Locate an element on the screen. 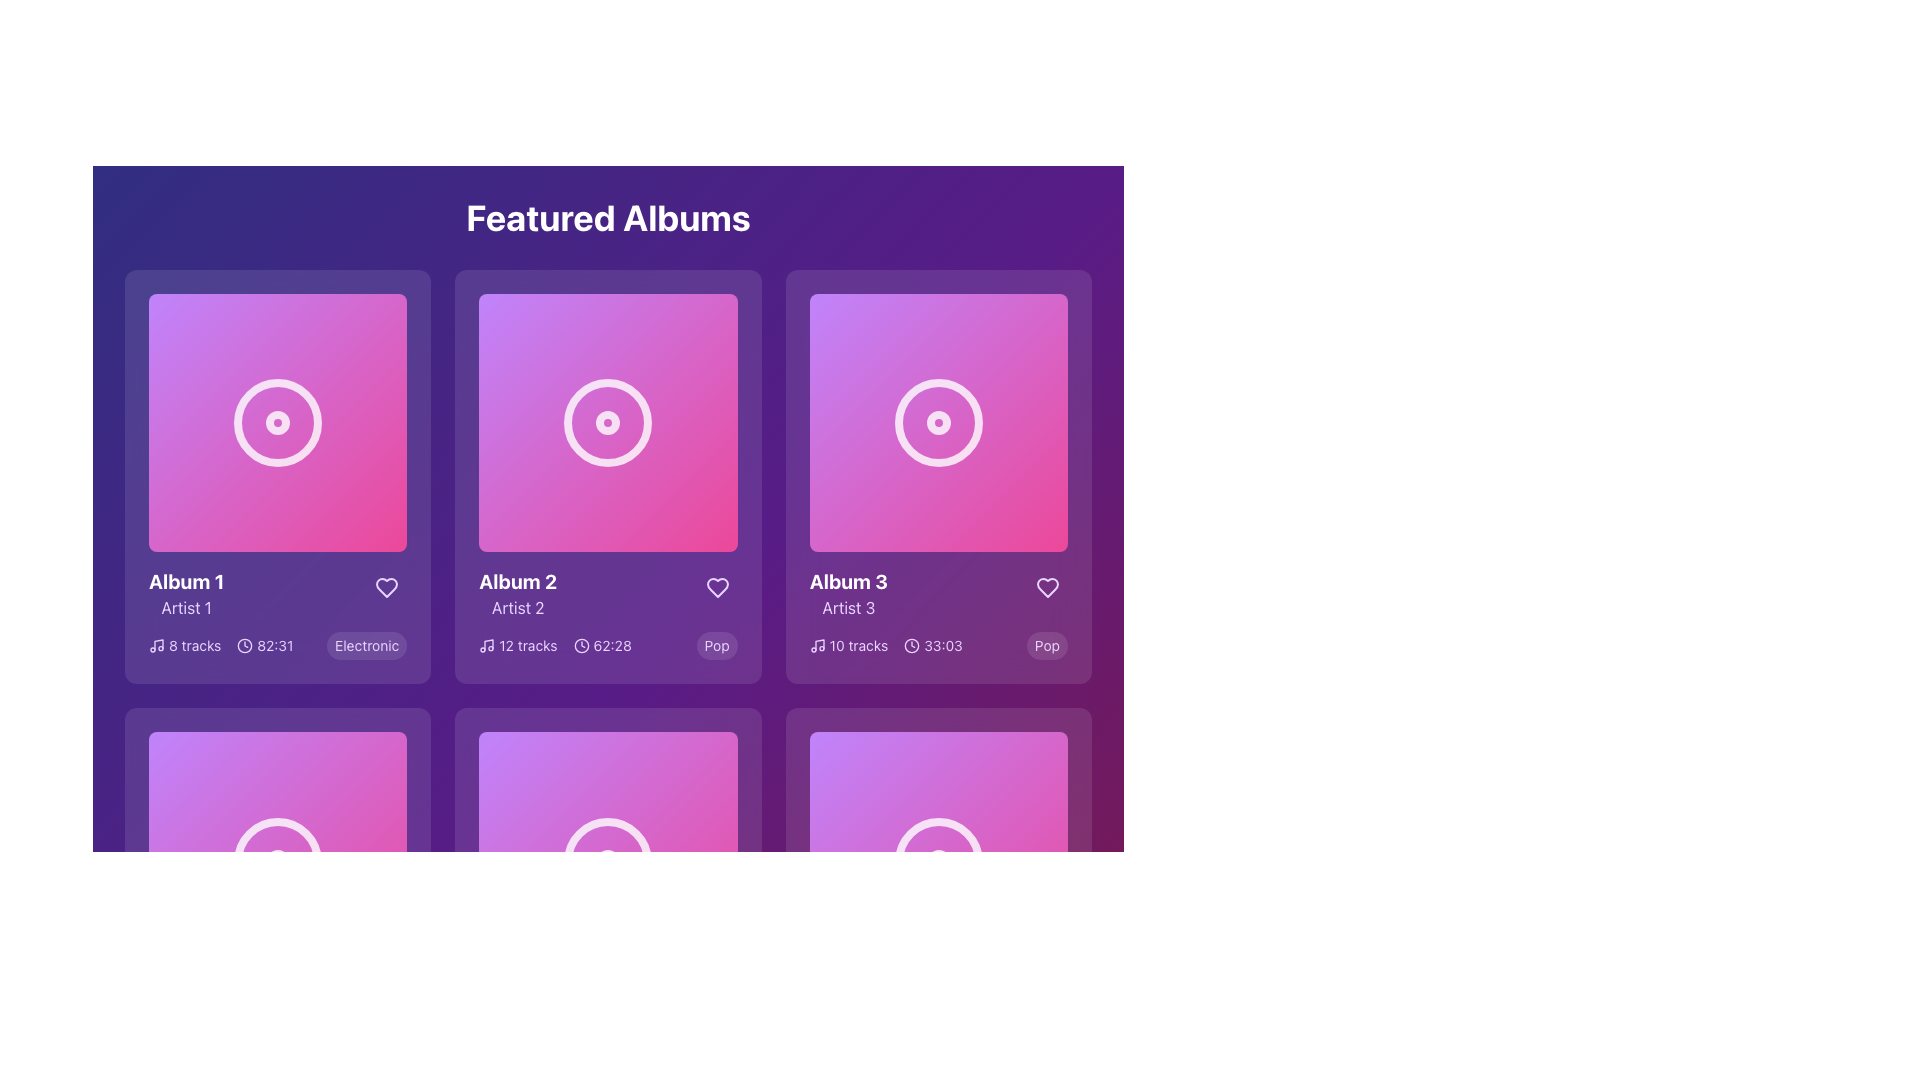  the time display element located at the bottom right corner of the 'Album 3' card, positioned below '10 tracks' and to the left of the 'Pop' tag is located at coordinates (932, 646).